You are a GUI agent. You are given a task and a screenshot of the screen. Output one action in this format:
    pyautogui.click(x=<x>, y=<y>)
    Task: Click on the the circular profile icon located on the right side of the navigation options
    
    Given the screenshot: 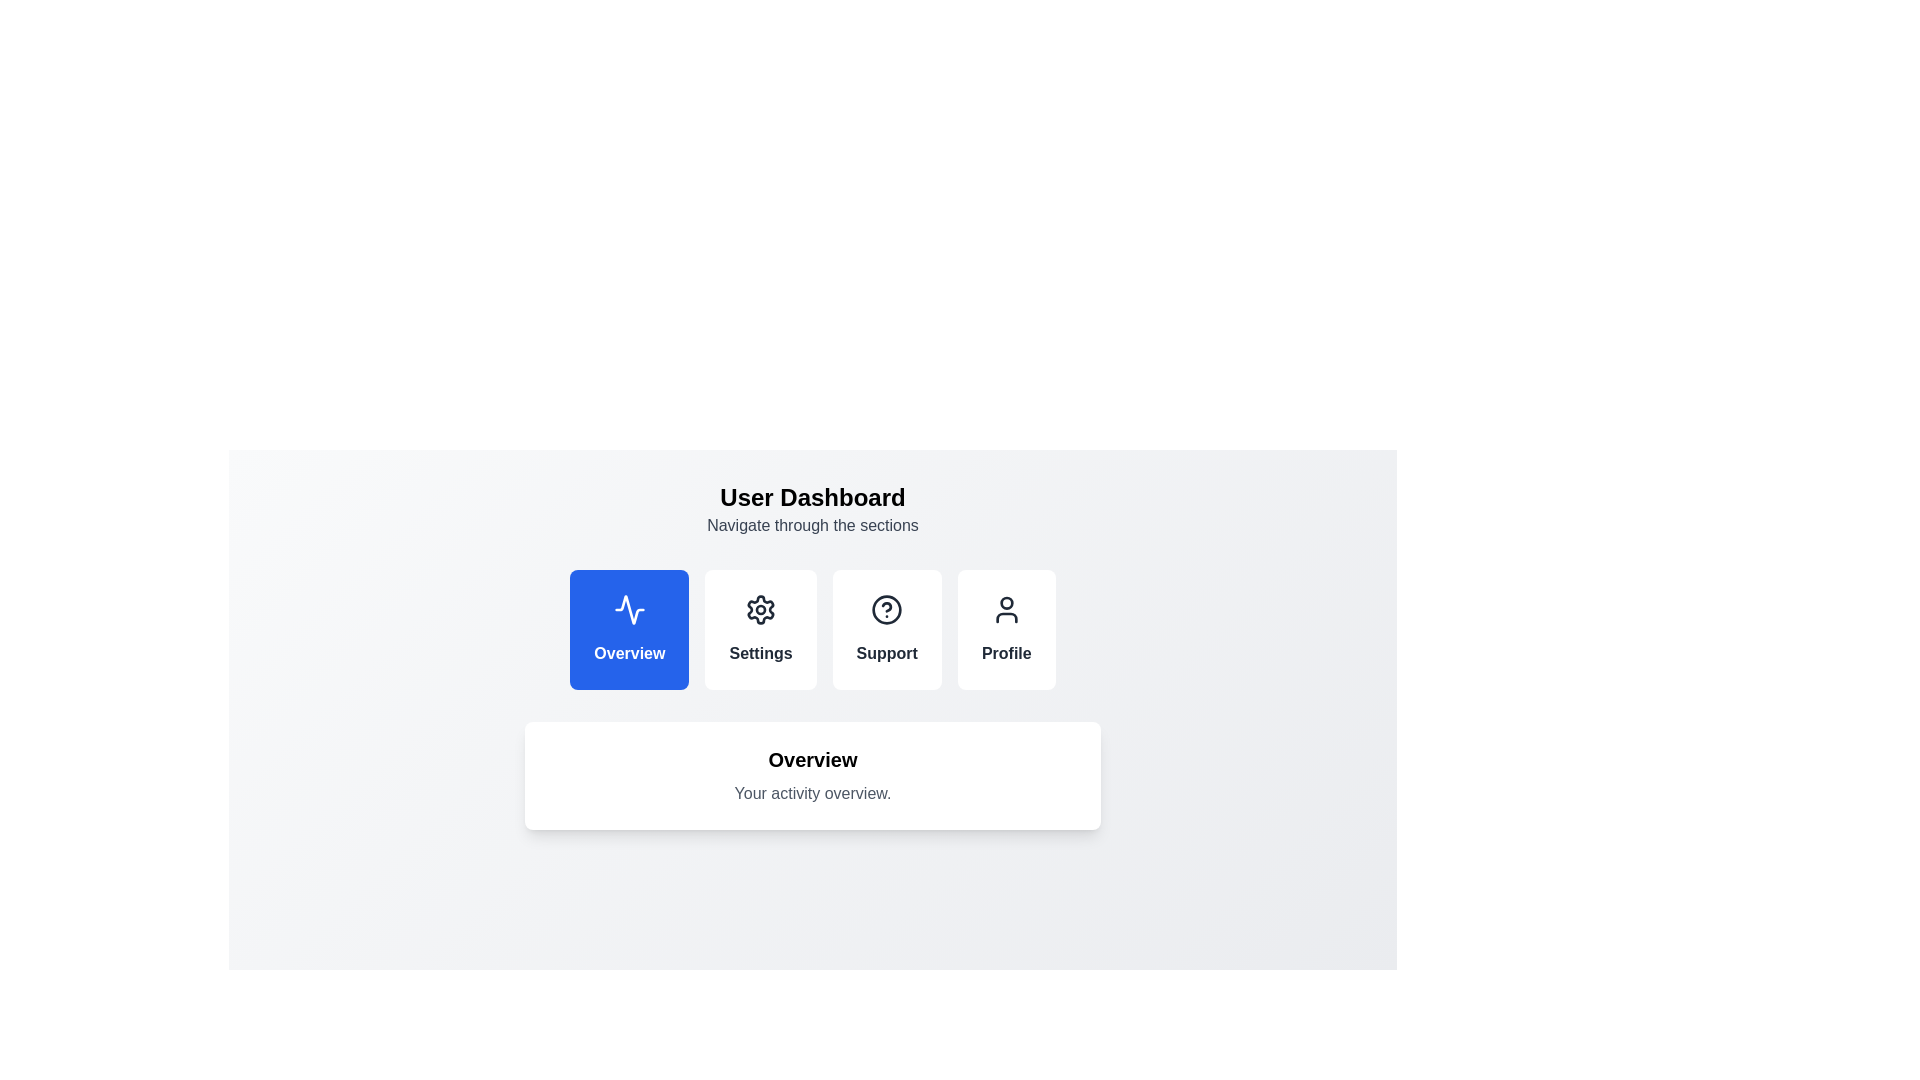 What is the action you would take?
    pyautogui.click(x=1006, y=602)
    